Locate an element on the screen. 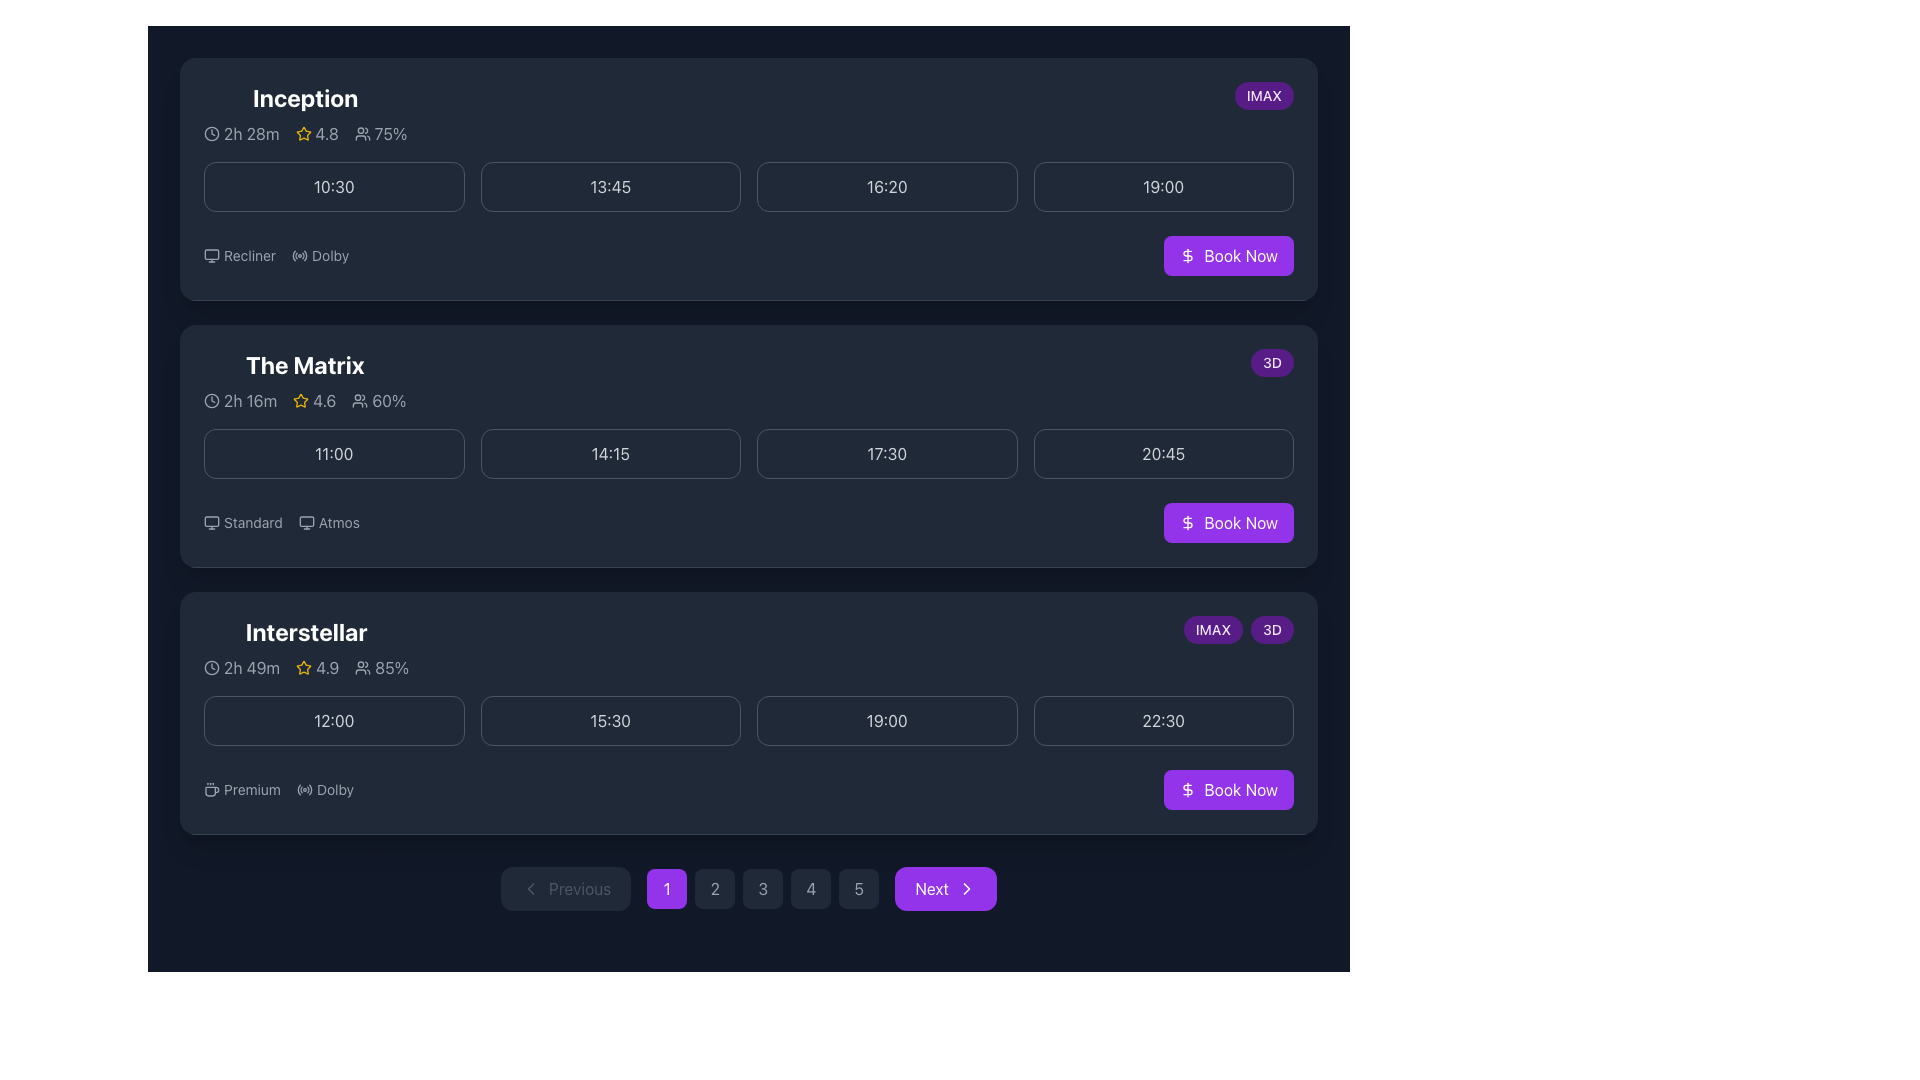 The image size is (1920, 1080). the booking button for the 'Interstellar' movie located at the bottom right corner of the section next to the time slots for 19:00 and 22:30 to initiate the booking process is located at coordinates (1228, 789).